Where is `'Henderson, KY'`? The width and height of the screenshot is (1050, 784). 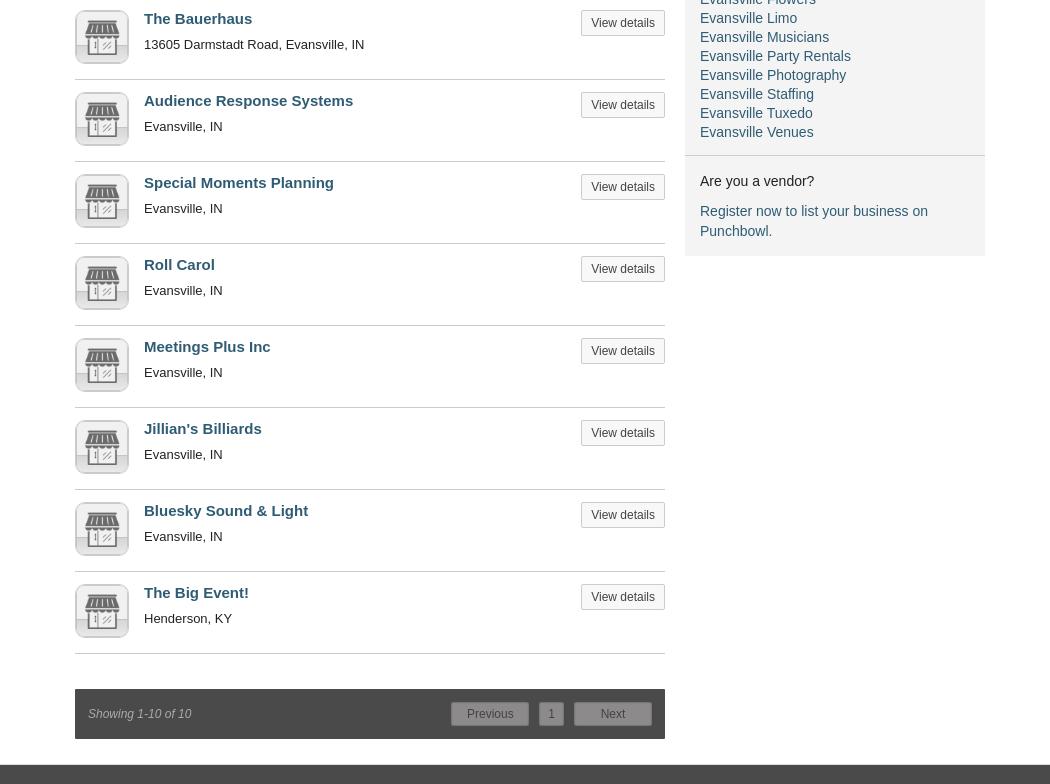 'Henderson, KY' is located at coordinates (187, 618).